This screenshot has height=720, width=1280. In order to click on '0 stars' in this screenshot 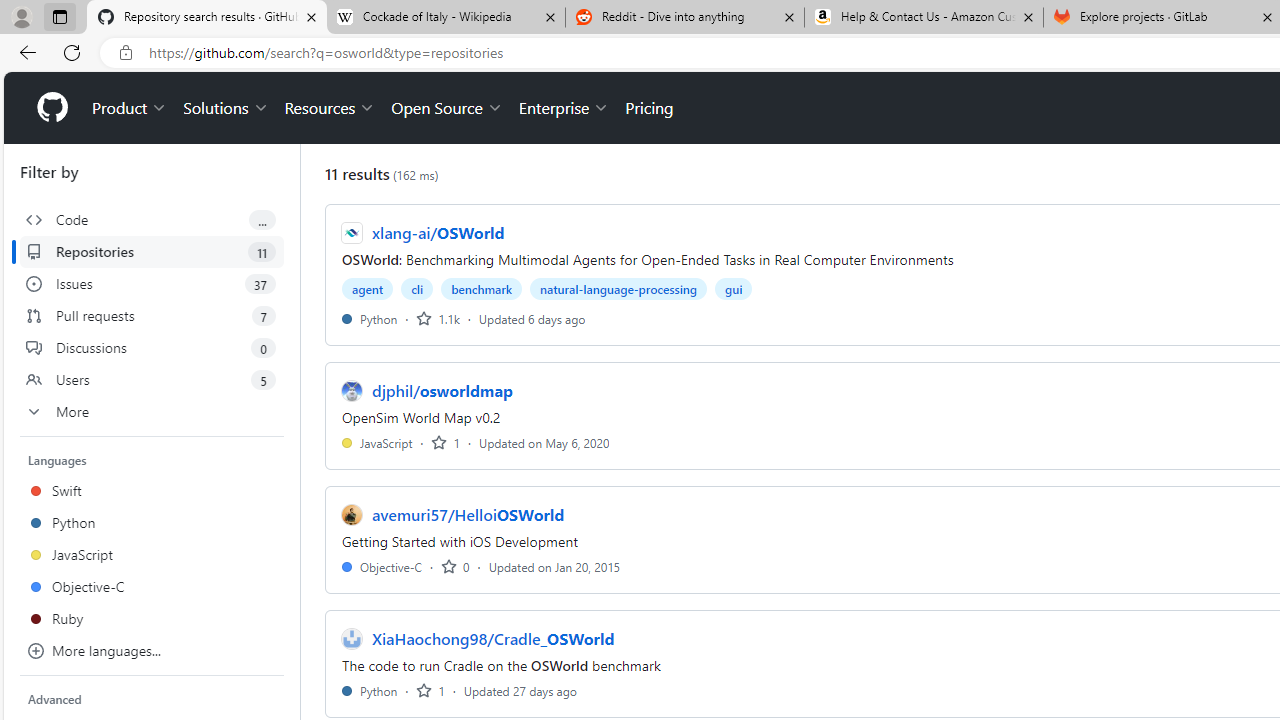, I will do `click(454, 566)`.